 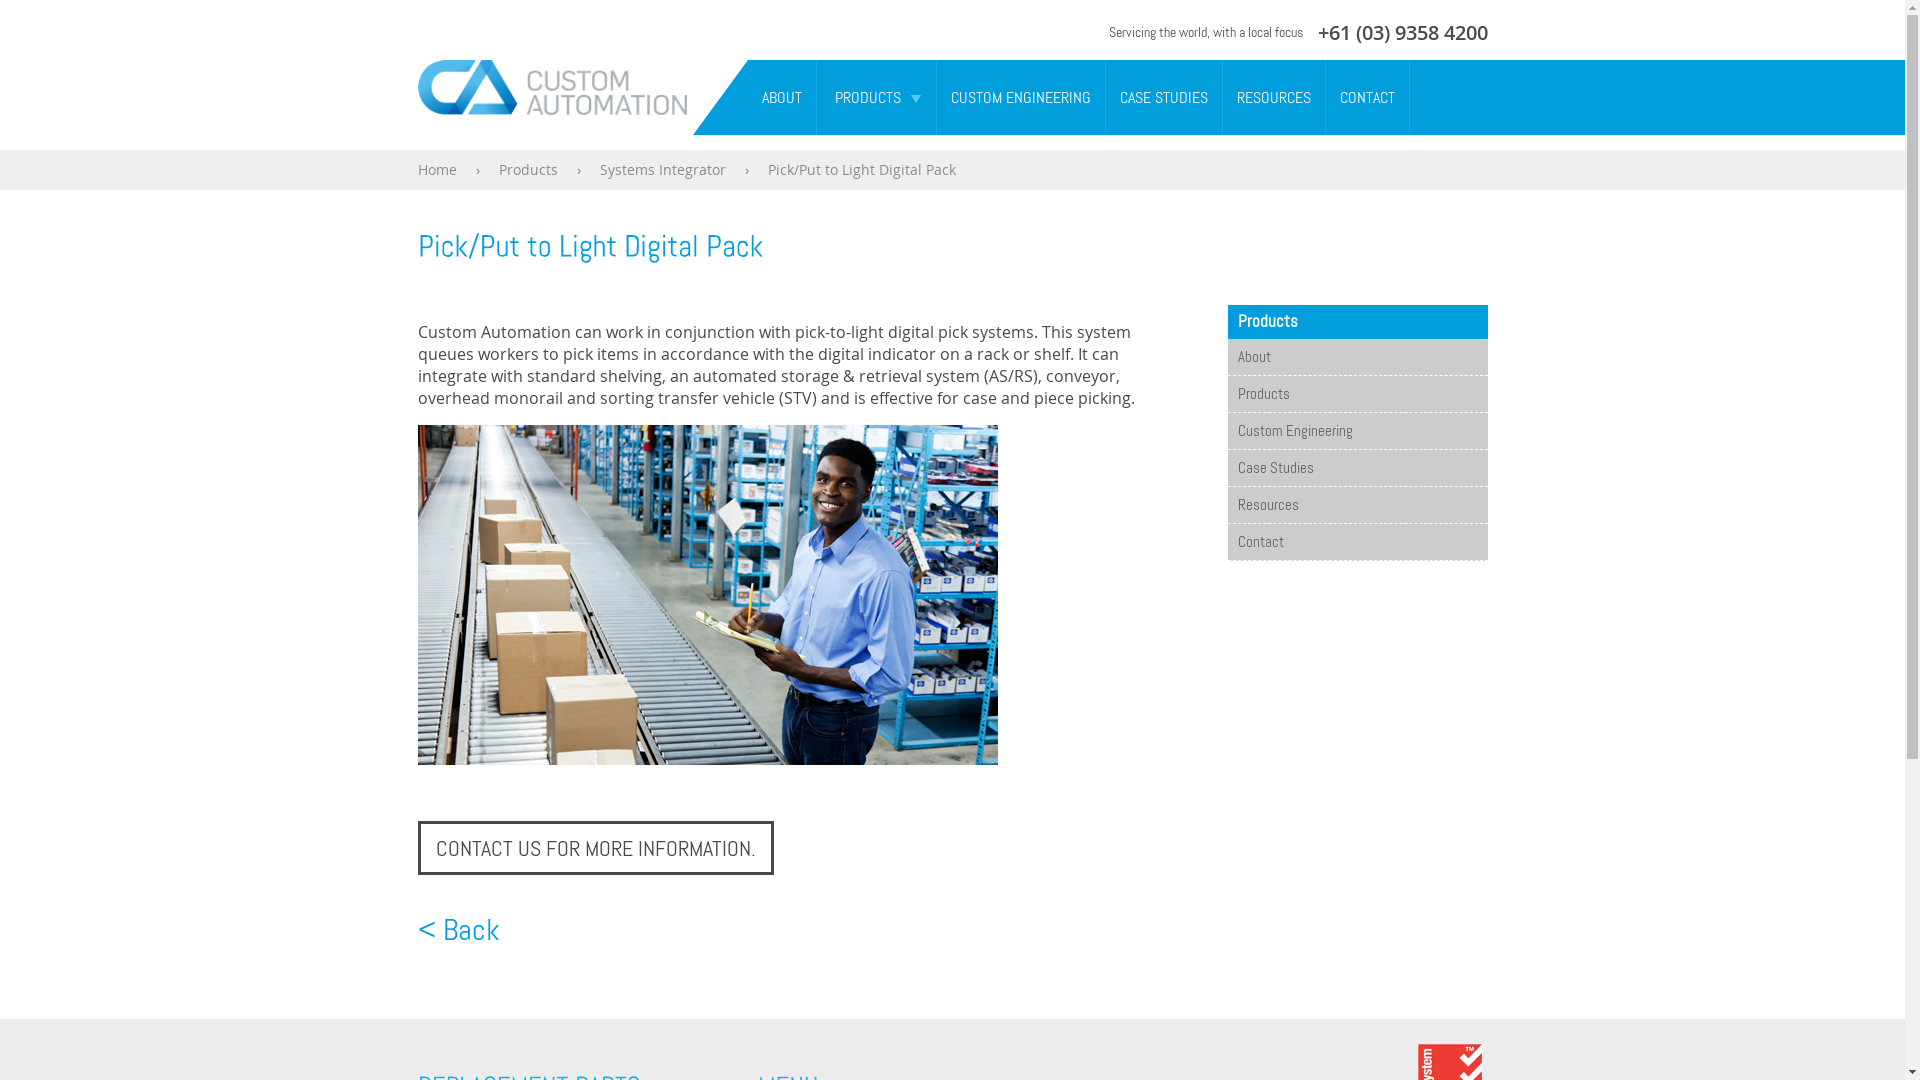 I want to click on '+61 (03) 9358 4200', so click(x=1318, y=32).